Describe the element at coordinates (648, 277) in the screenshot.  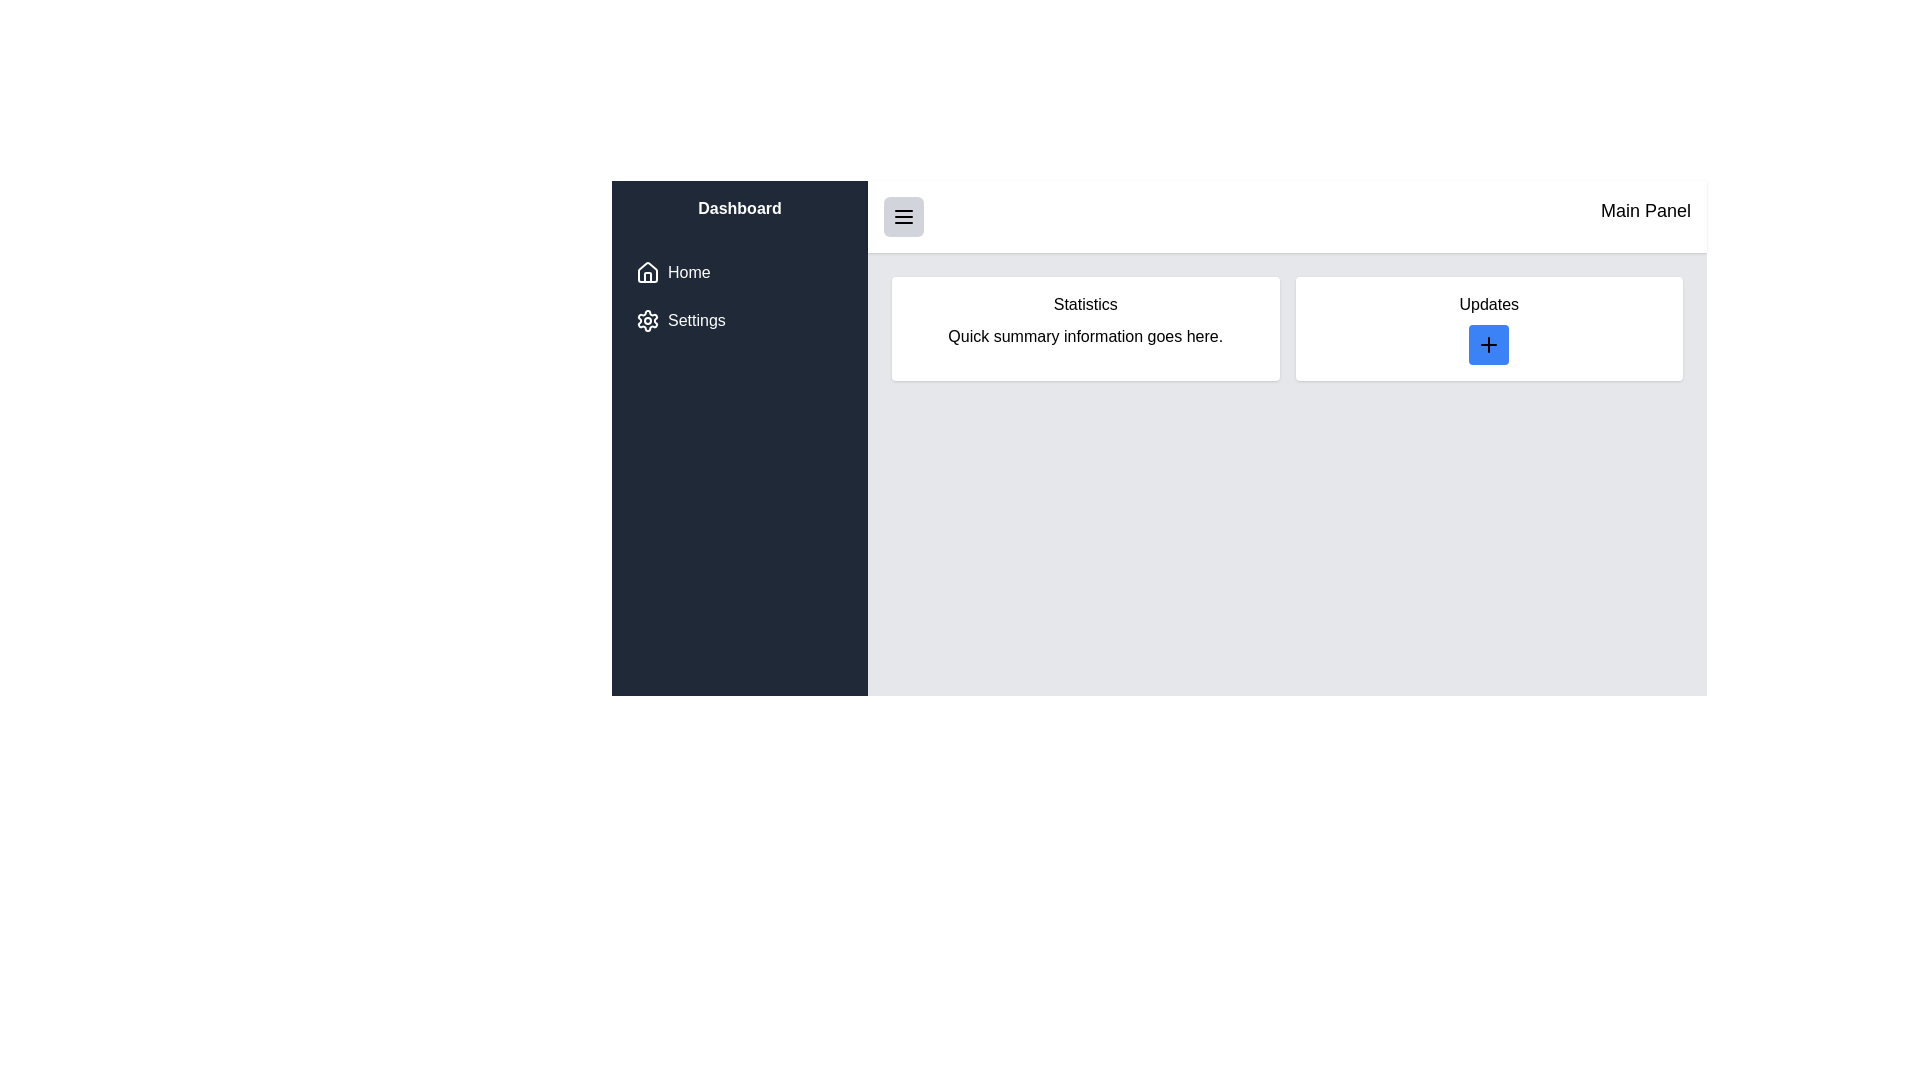
I see `the house icon in the left-side vertical navigation bar` at that location.